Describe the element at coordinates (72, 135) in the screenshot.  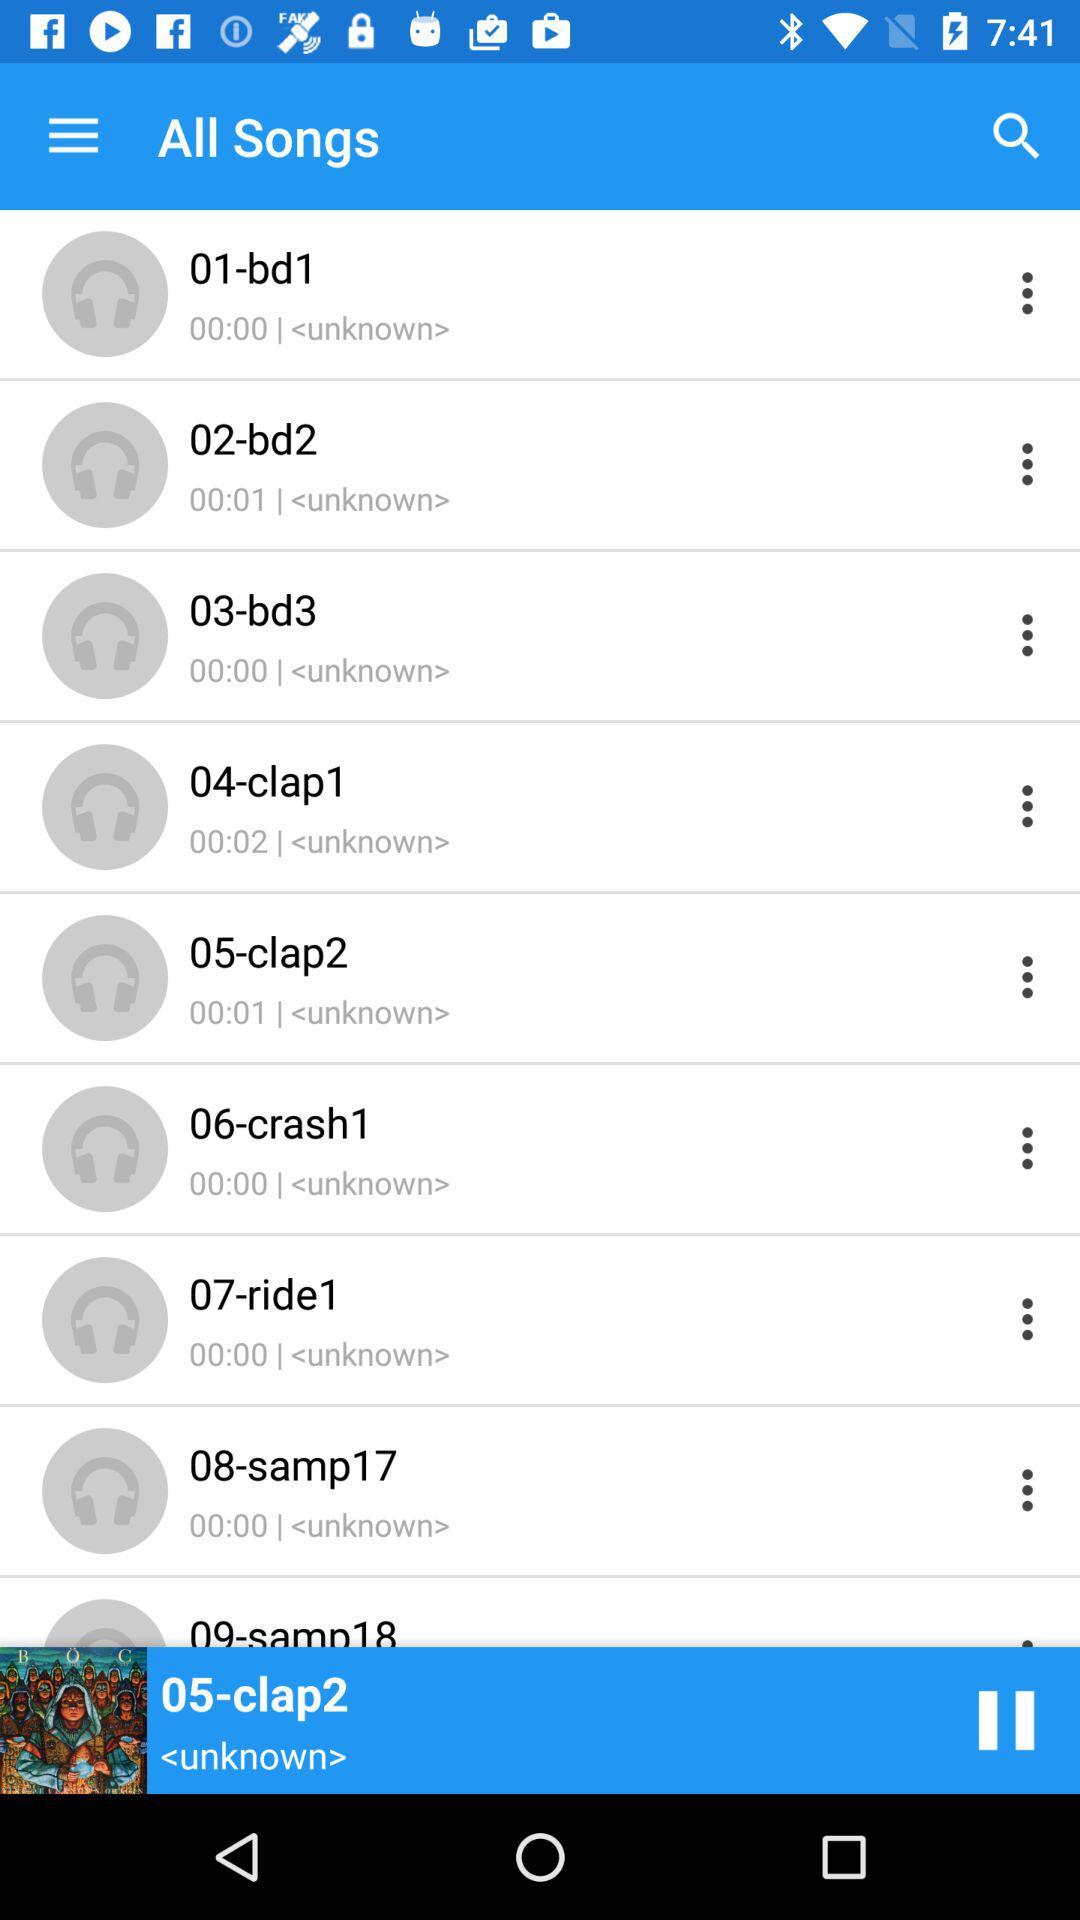
I see `the item next to the all songs app` at that location.